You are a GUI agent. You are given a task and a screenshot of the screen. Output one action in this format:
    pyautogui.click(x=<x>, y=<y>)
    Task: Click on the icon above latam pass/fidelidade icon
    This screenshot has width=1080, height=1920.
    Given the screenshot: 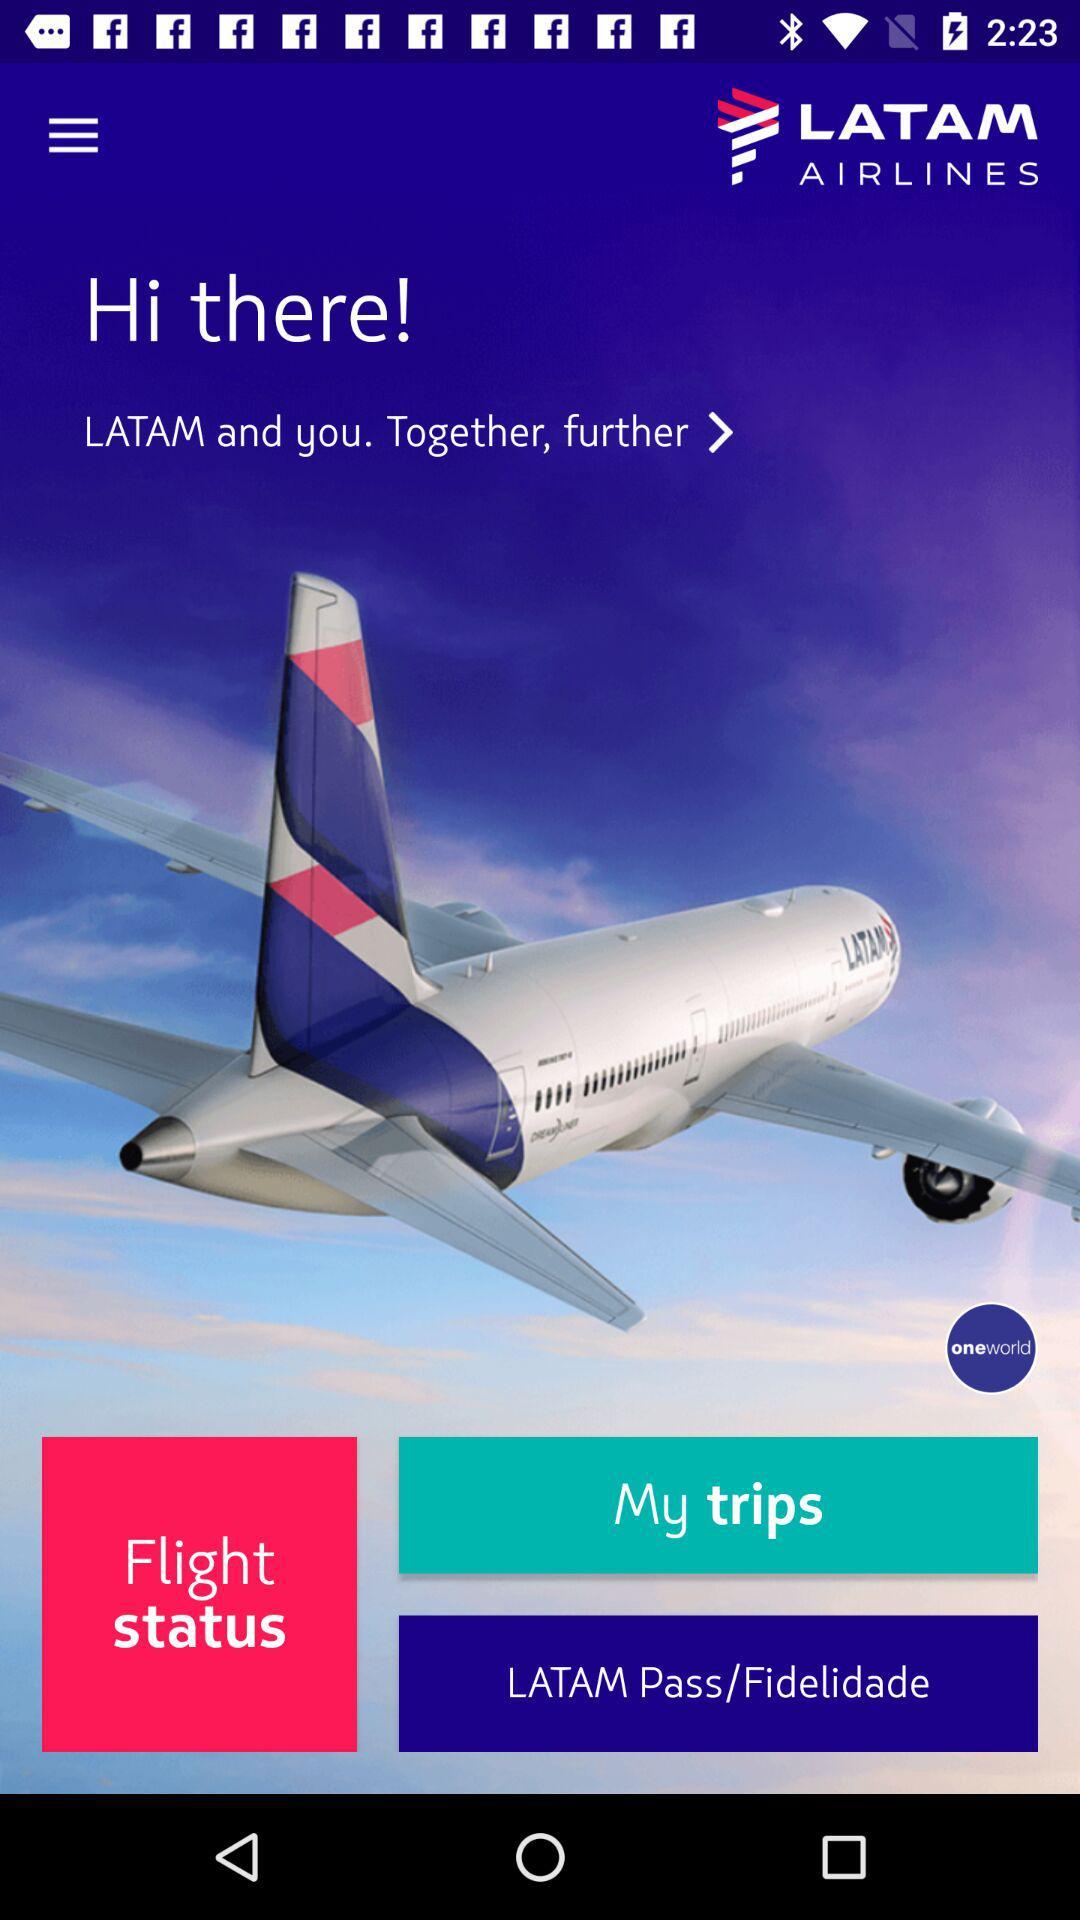 What is the action you would take?
    pyautogui.click(x=717, y=1505)
    